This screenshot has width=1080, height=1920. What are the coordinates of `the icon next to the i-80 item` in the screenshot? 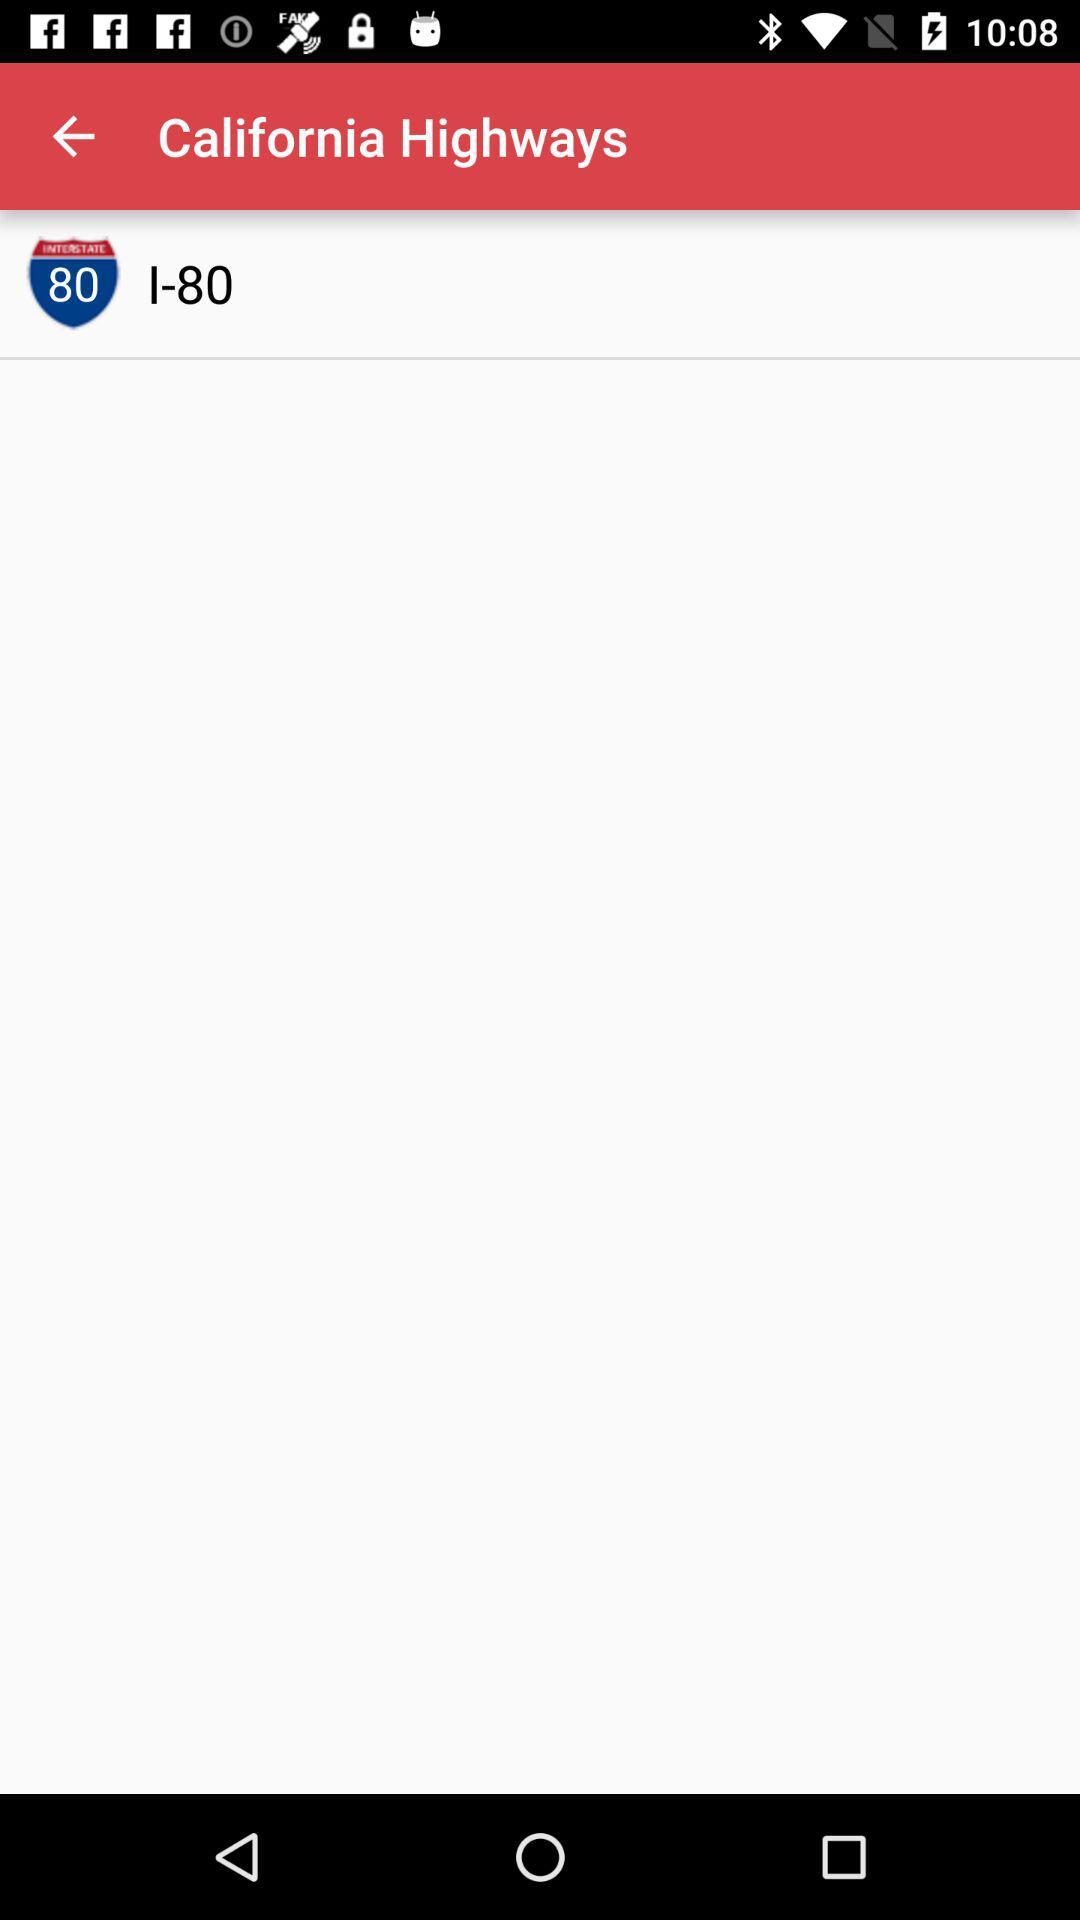 It's located at (72, 282).